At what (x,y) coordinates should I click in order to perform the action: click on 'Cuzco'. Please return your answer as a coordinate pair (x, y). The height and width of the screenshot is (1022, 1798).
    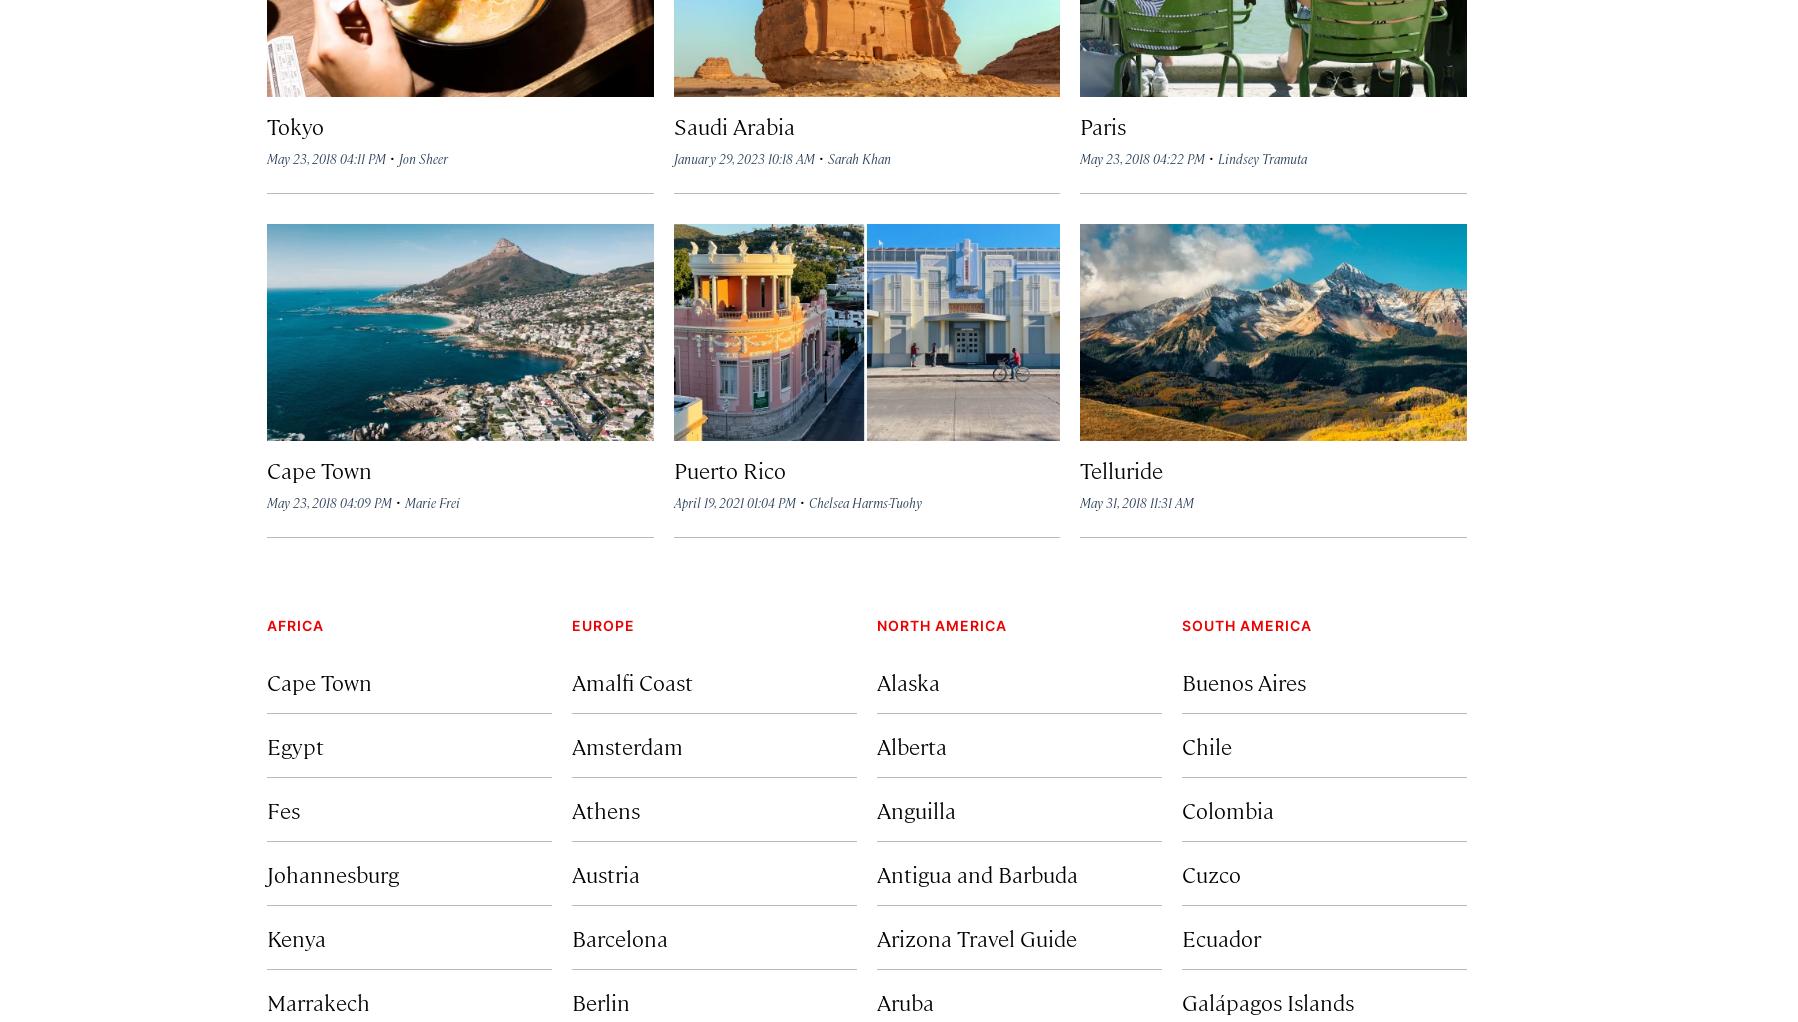
    Looking at the image, I should click on (1210, 872).